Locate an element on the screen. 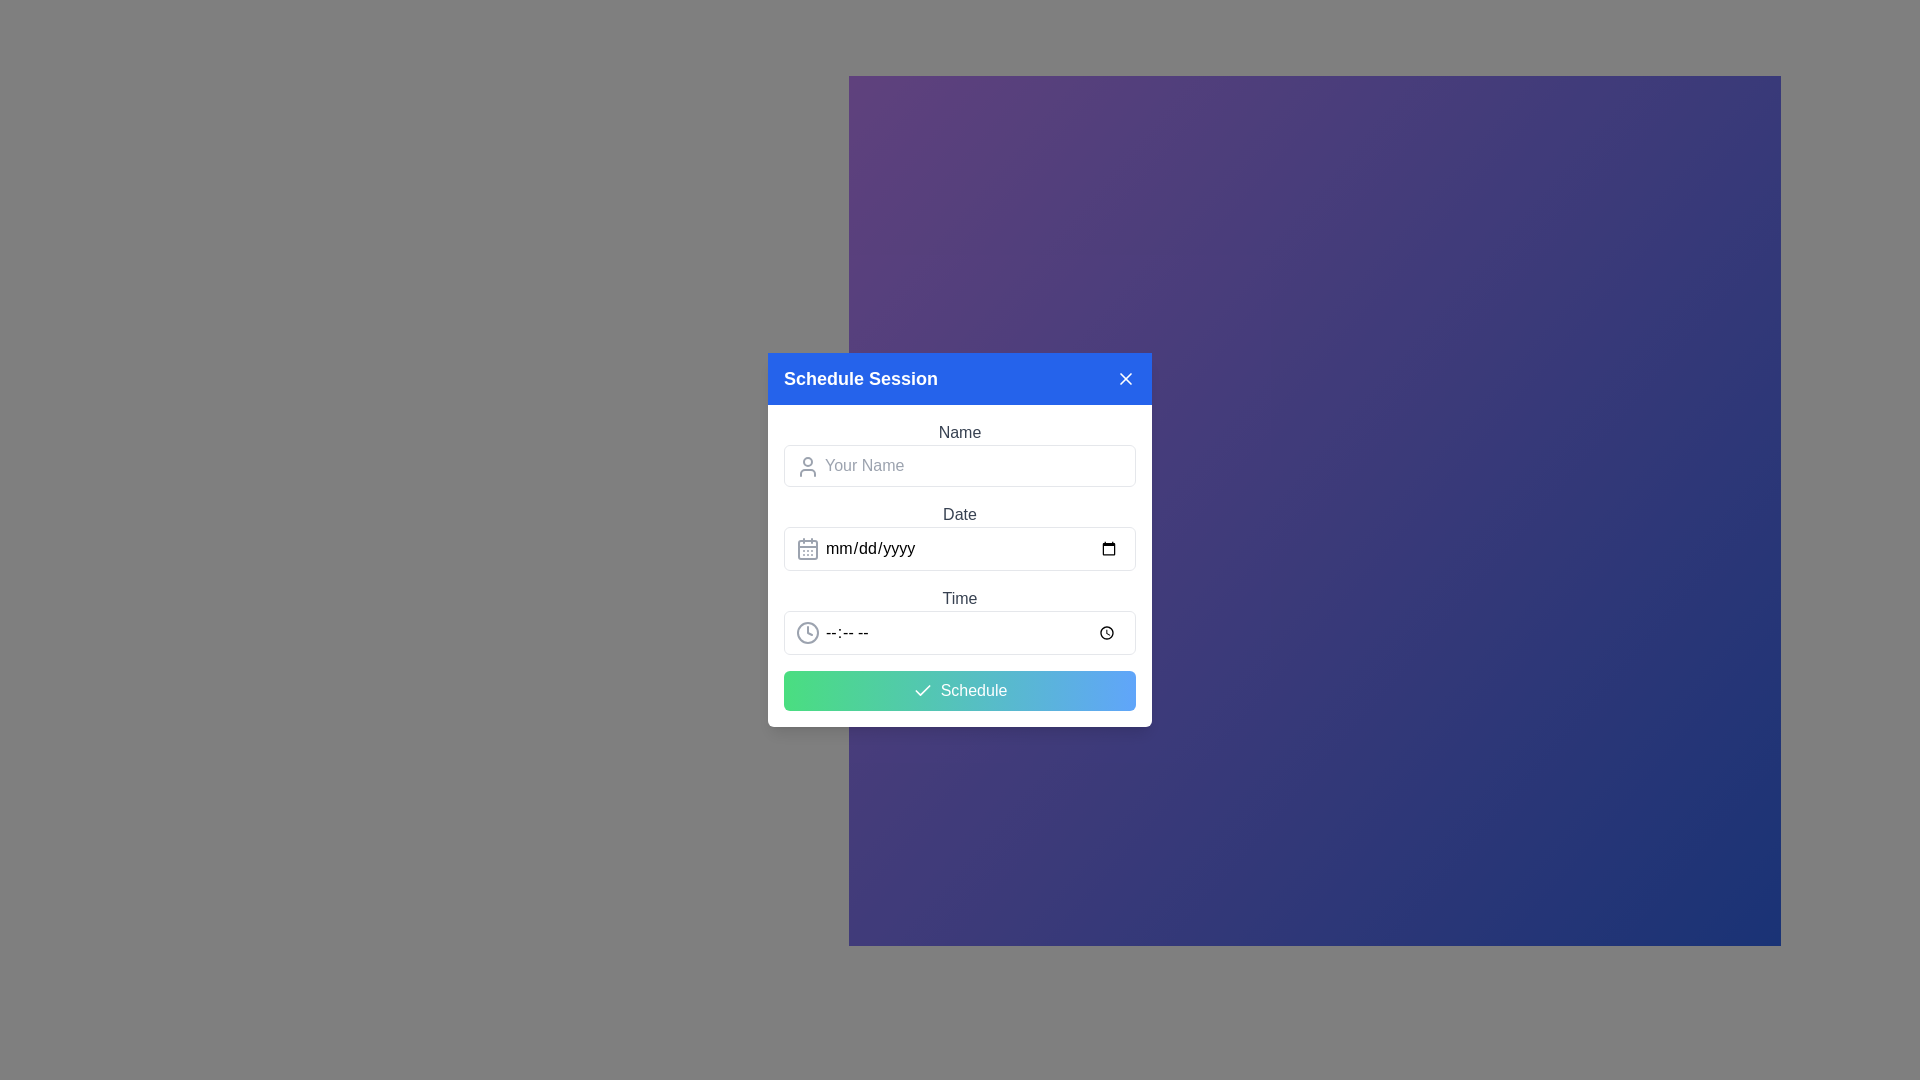 The height and width of the screenshot is (1080, 1920). the checkmark icon located within the 'Schedule' button in the dialog box, indicating visual confirmation of an action or its completion is located at coordinates (921, 689).